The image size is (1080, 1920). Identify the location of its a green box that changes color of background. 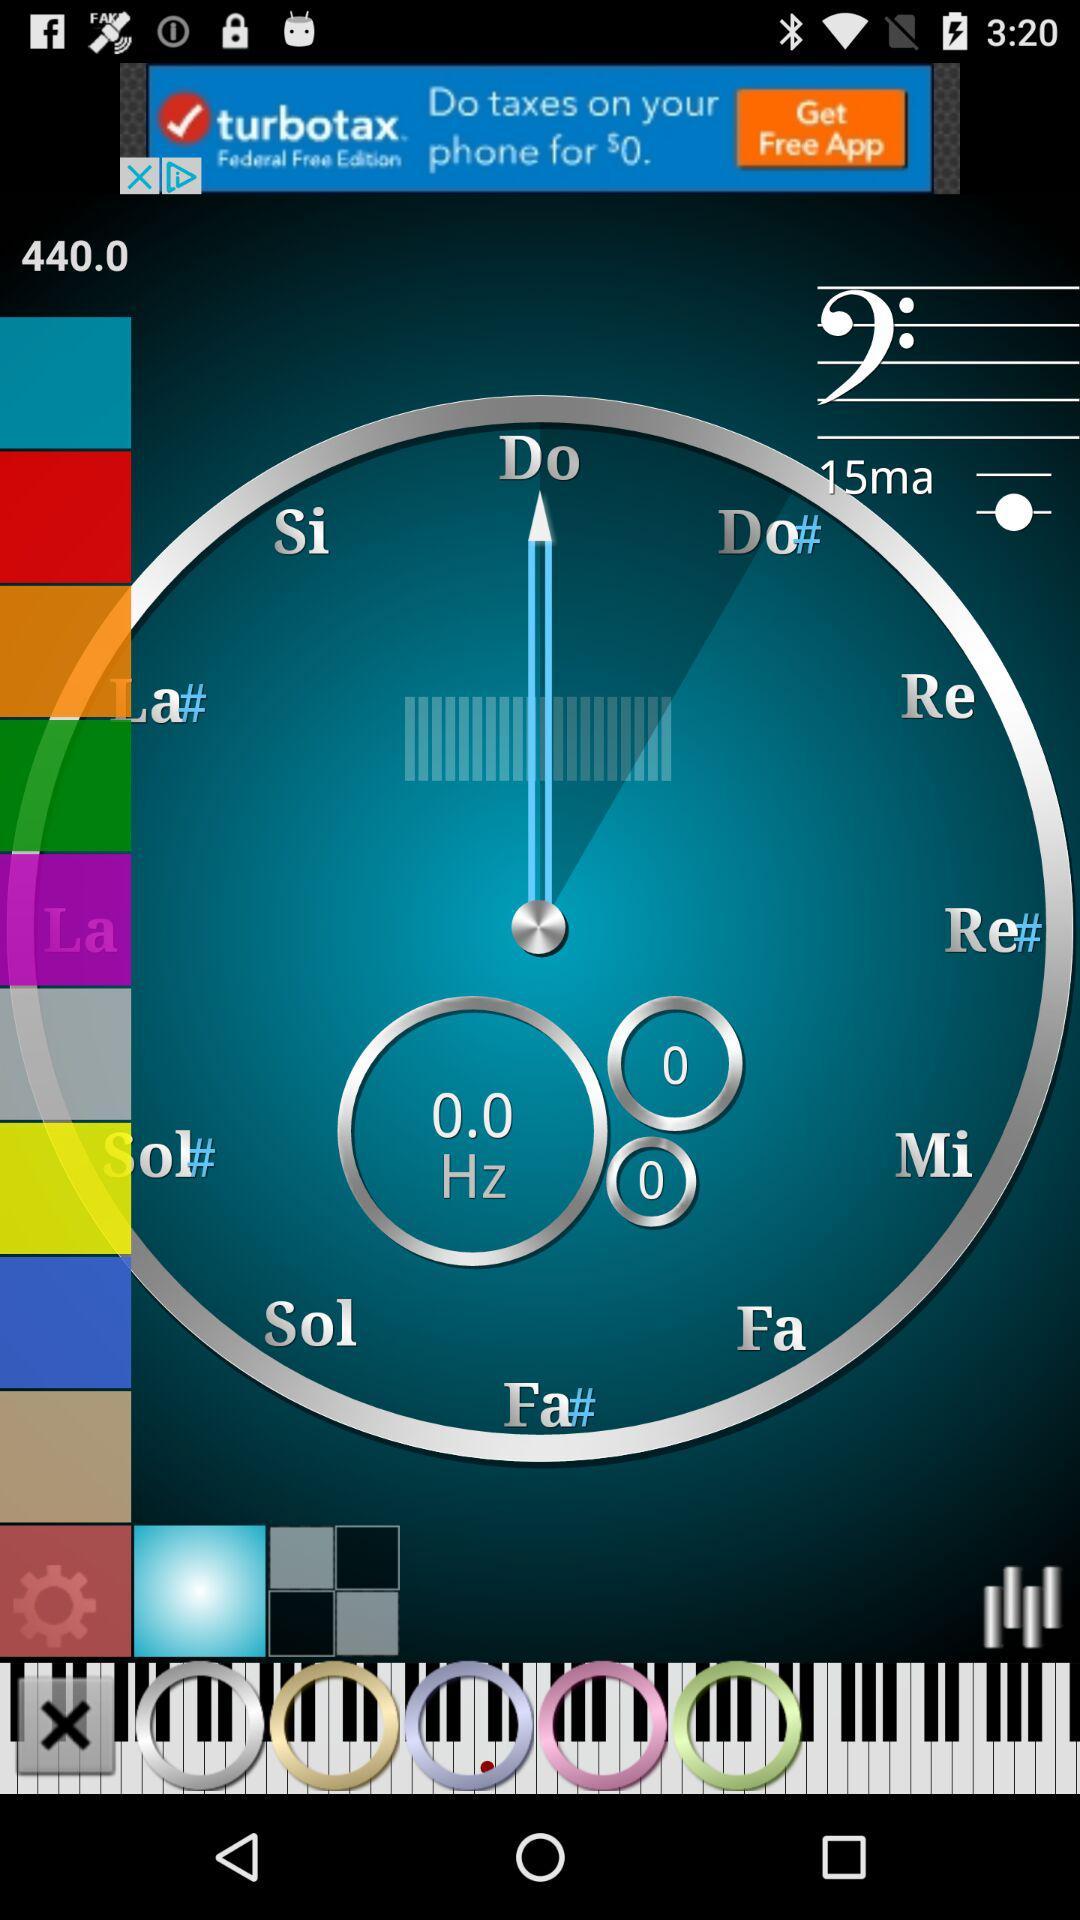
(64, 784).